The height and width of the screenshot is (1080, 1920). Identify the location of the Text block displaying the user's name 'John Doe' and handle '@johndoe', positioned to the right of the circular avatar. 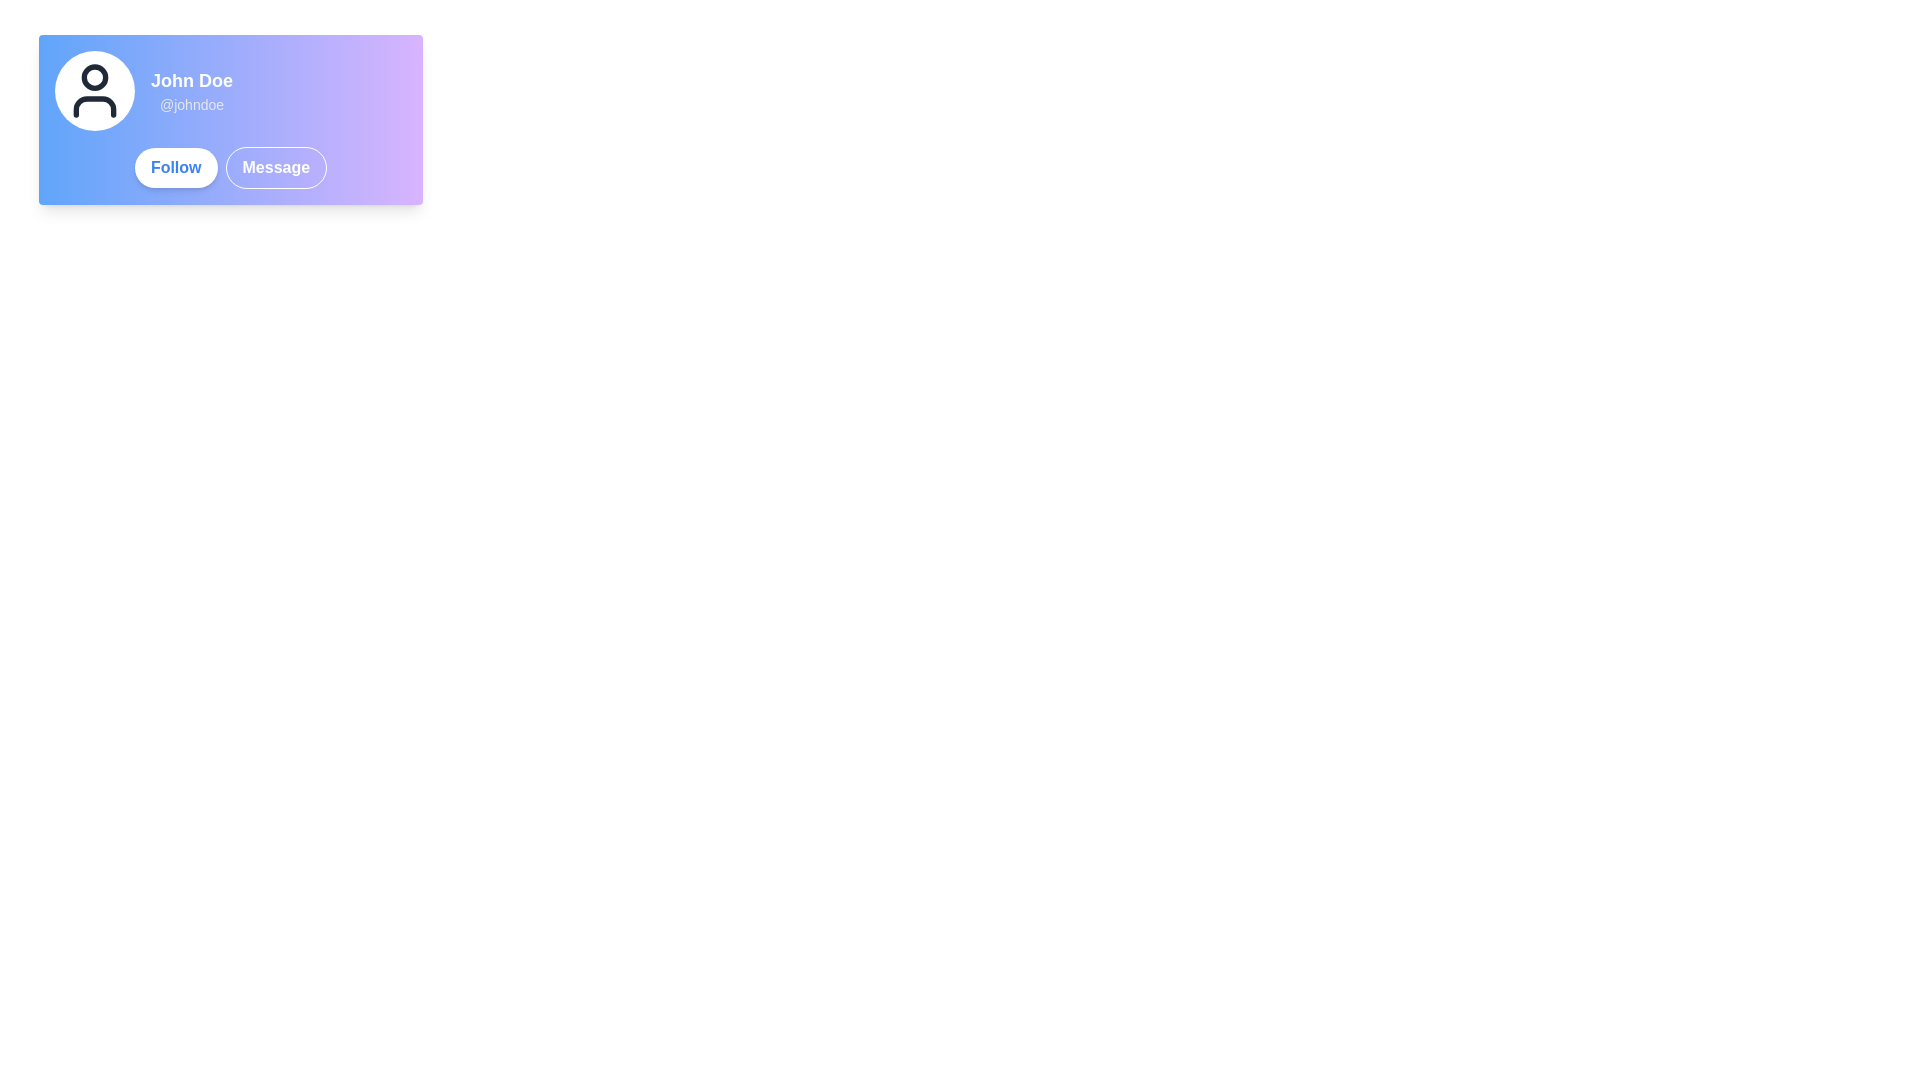
(192, 91).